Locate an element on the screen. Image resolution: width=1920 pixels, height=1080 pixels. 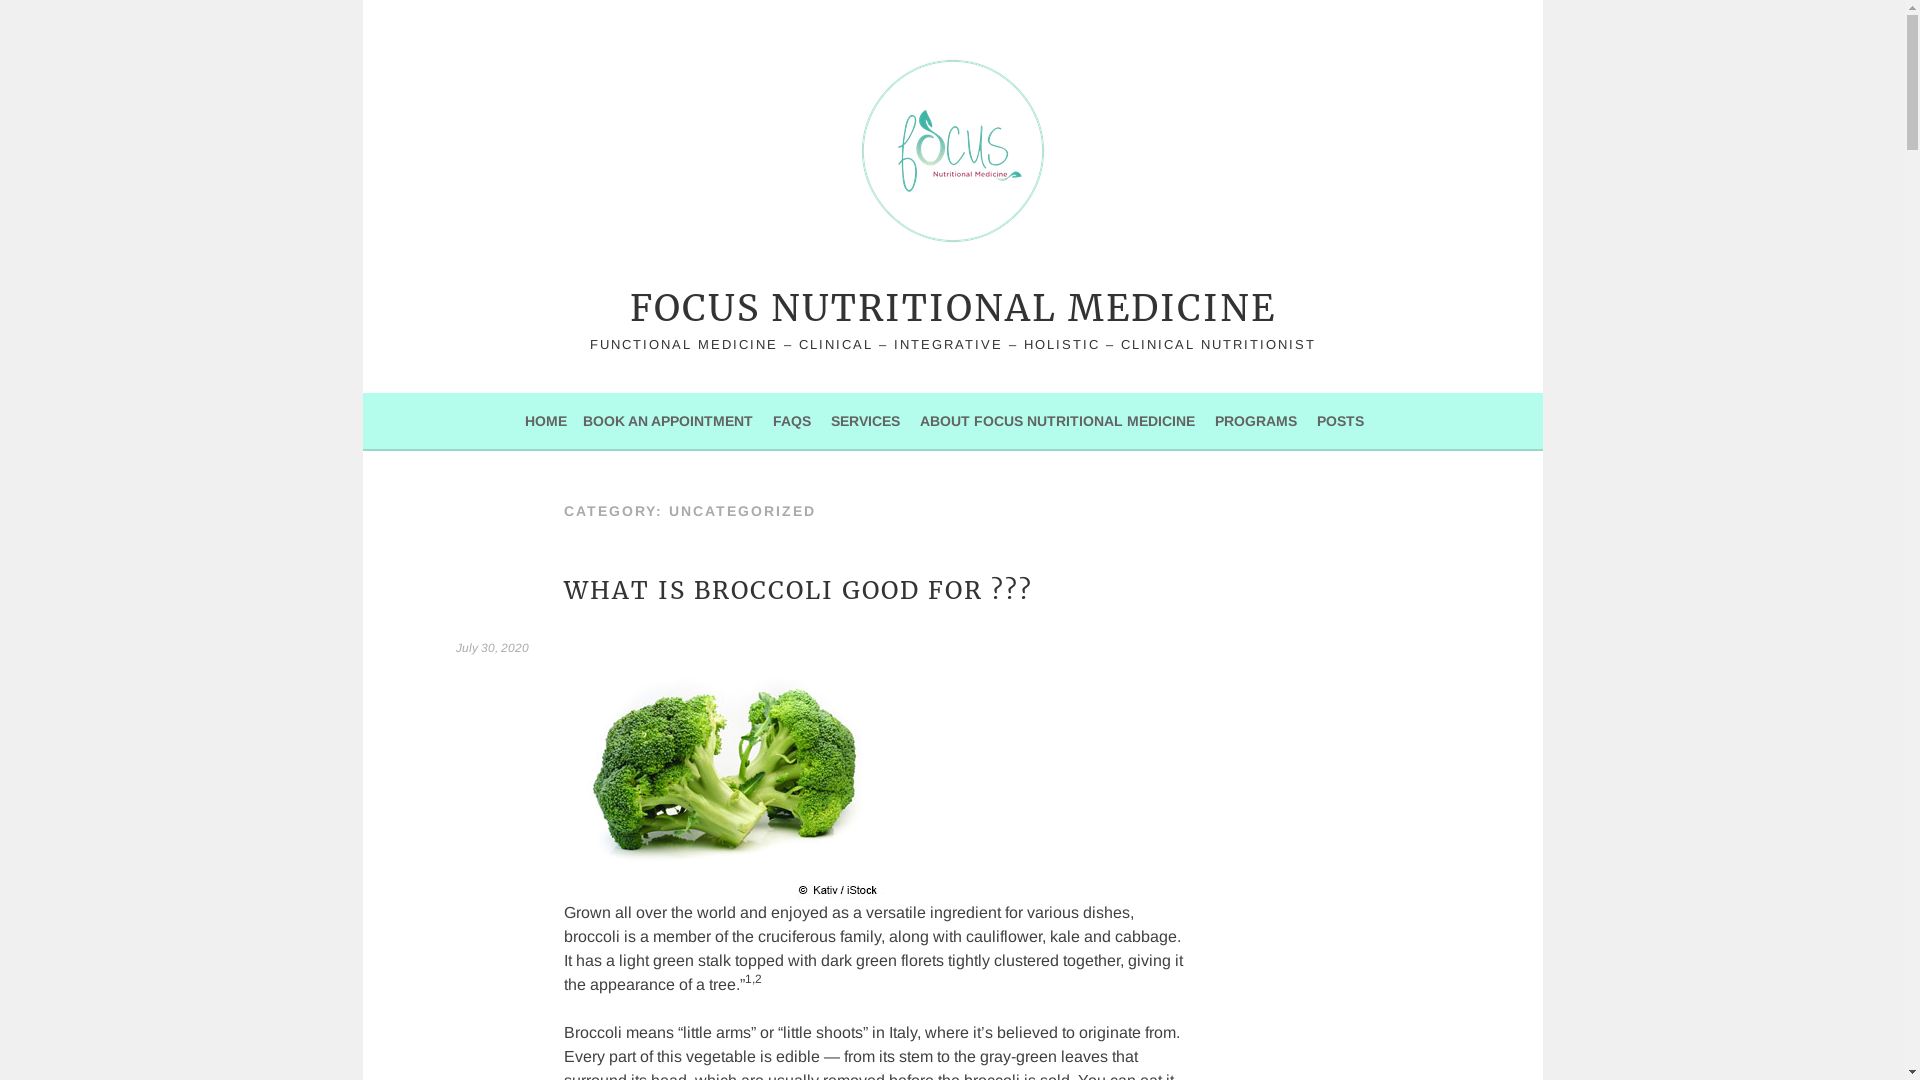
'FAQS' is located at coordinates (791, 419).